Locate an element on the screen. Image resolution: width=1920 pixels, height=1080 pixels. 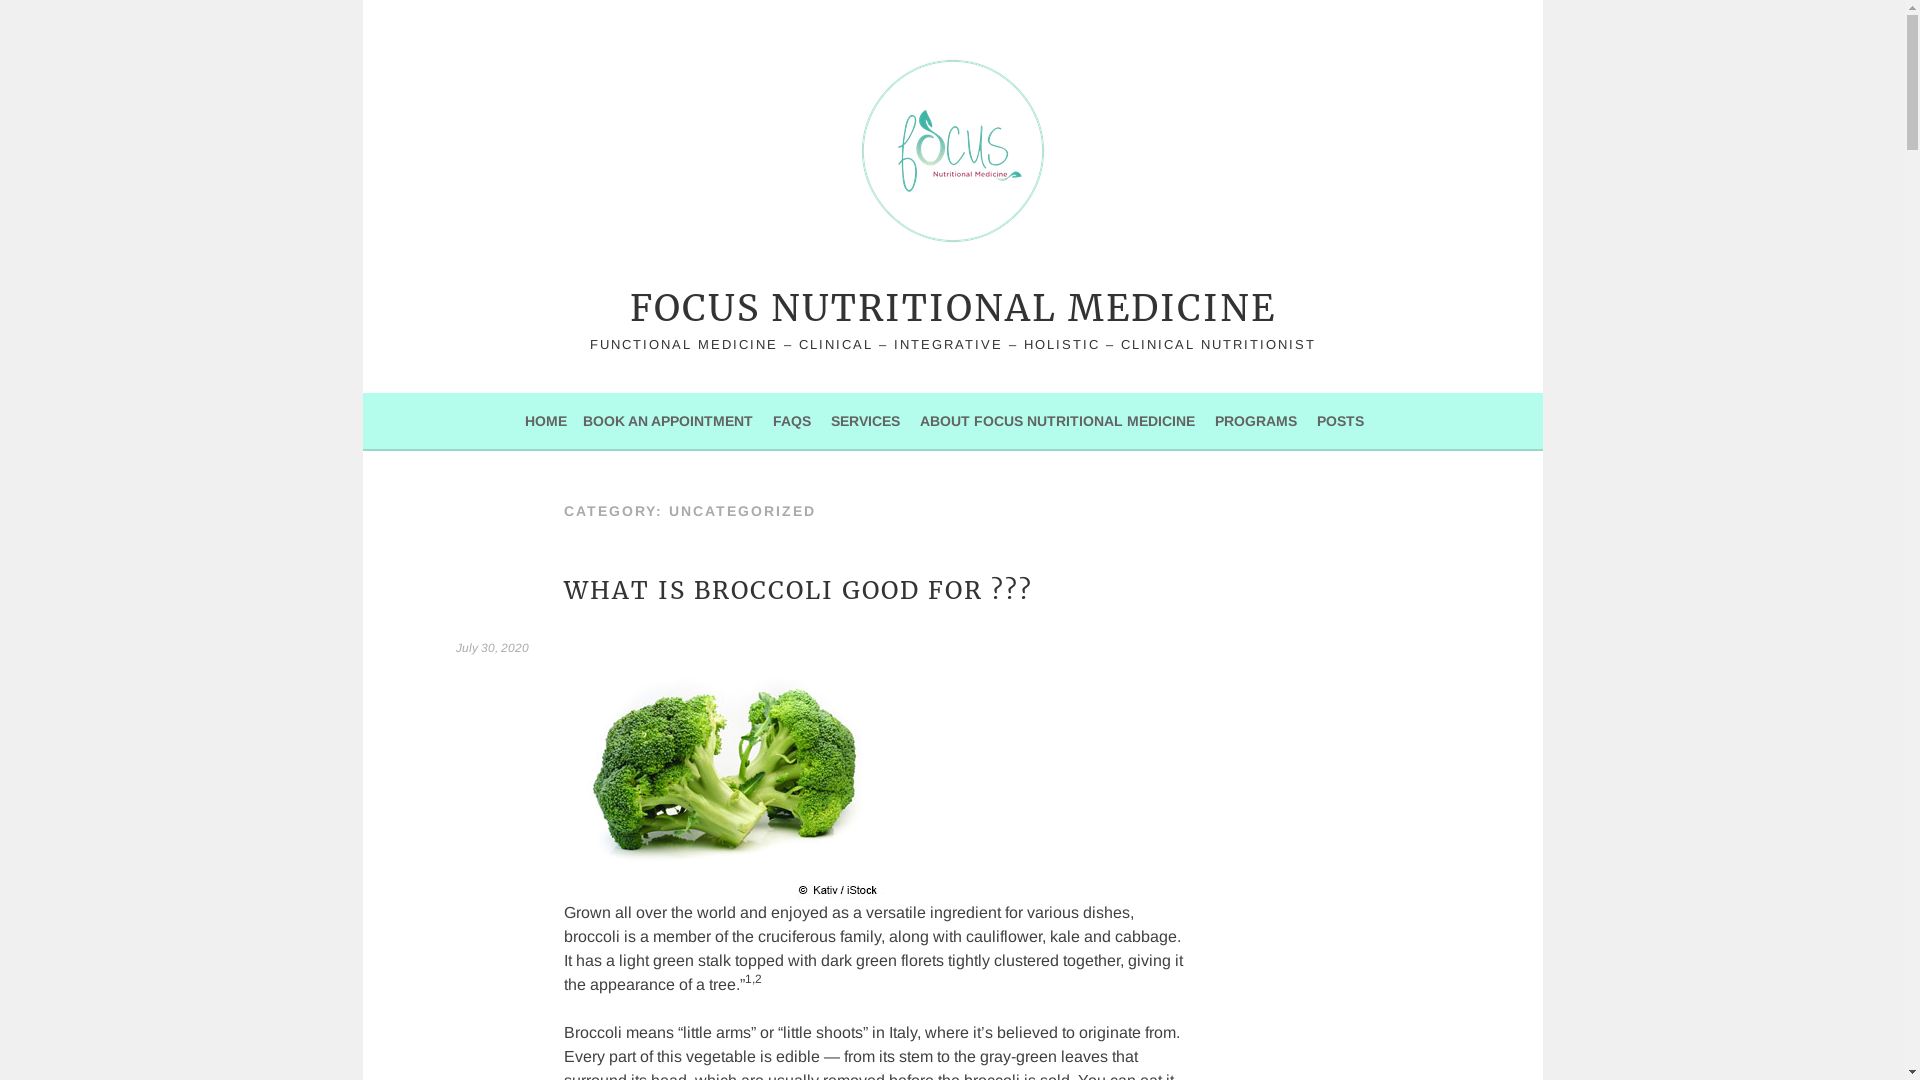
'FAQS' is located at coordinates (791, 419).